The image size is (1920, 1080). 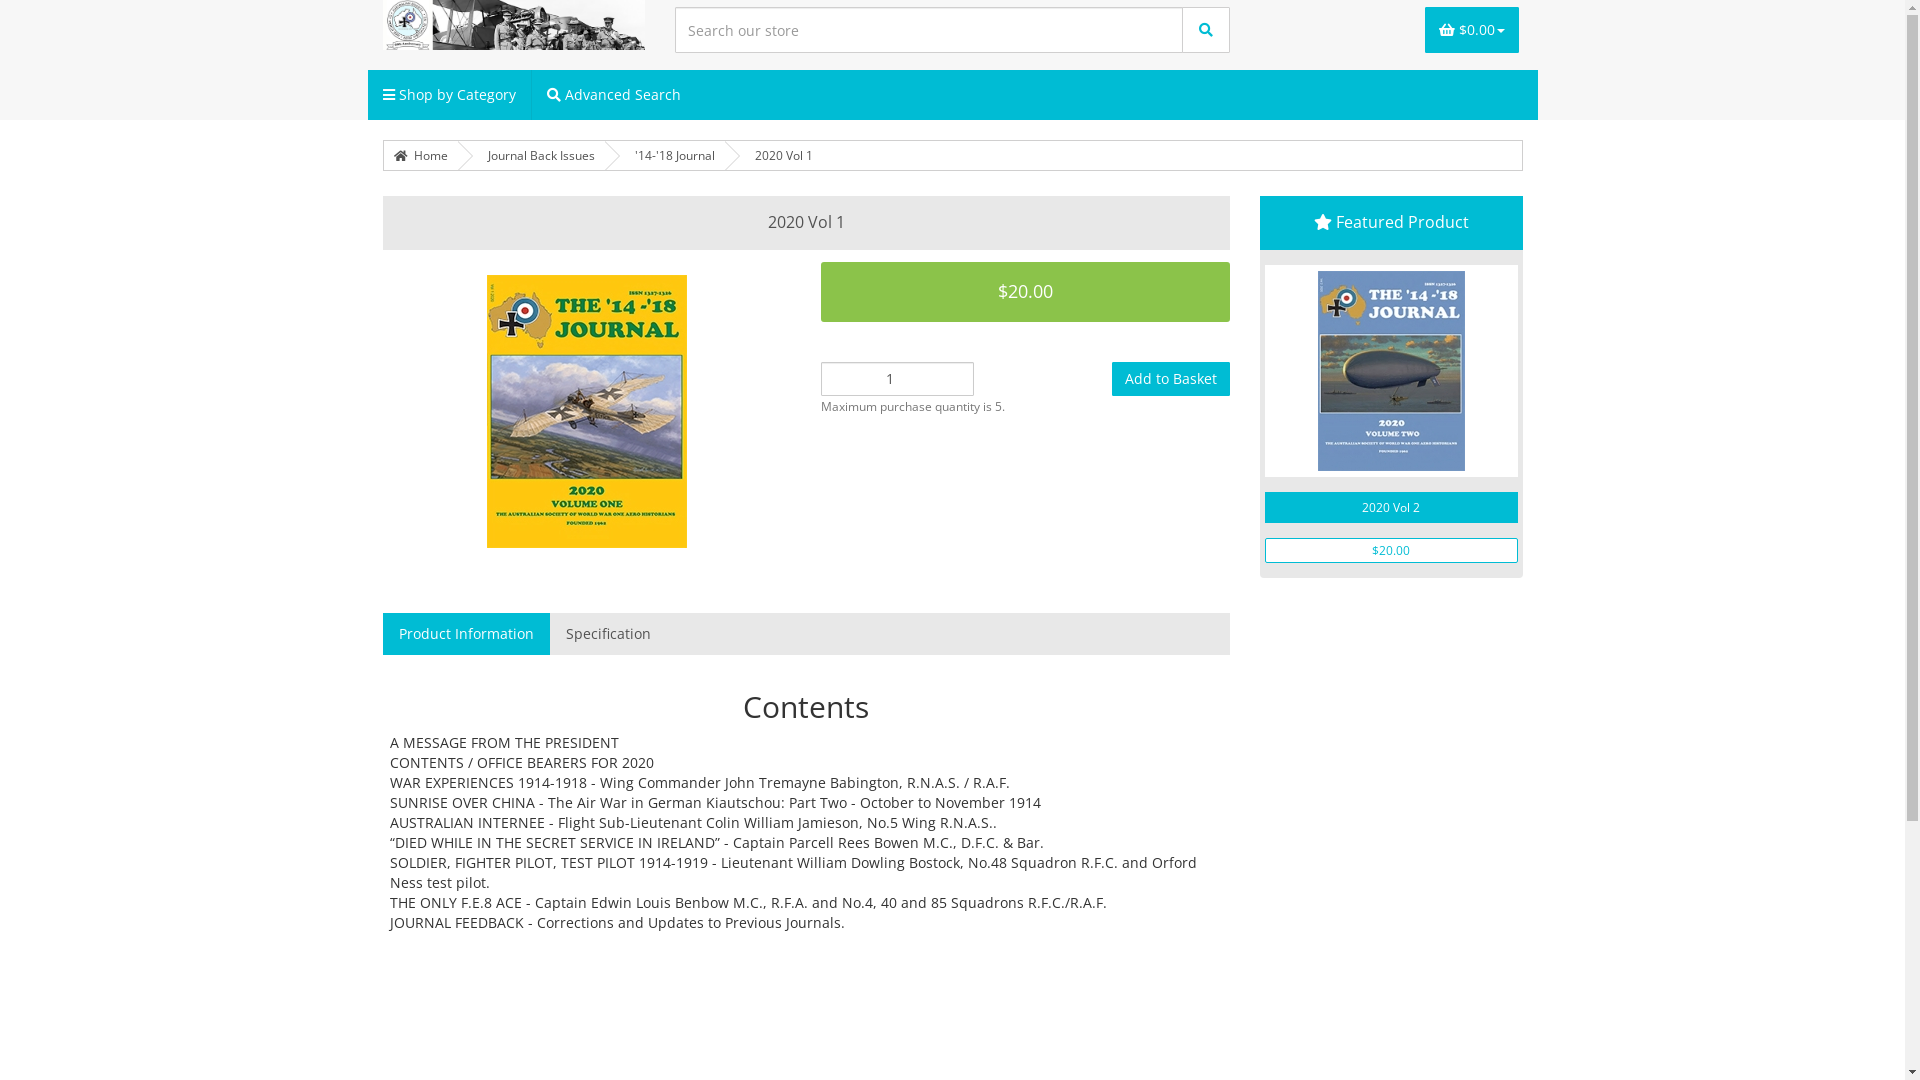 What do you see at coordinates (449, 95) in the screenshot?
I see `'Shop by Category'` at bounding box center [449, 95].